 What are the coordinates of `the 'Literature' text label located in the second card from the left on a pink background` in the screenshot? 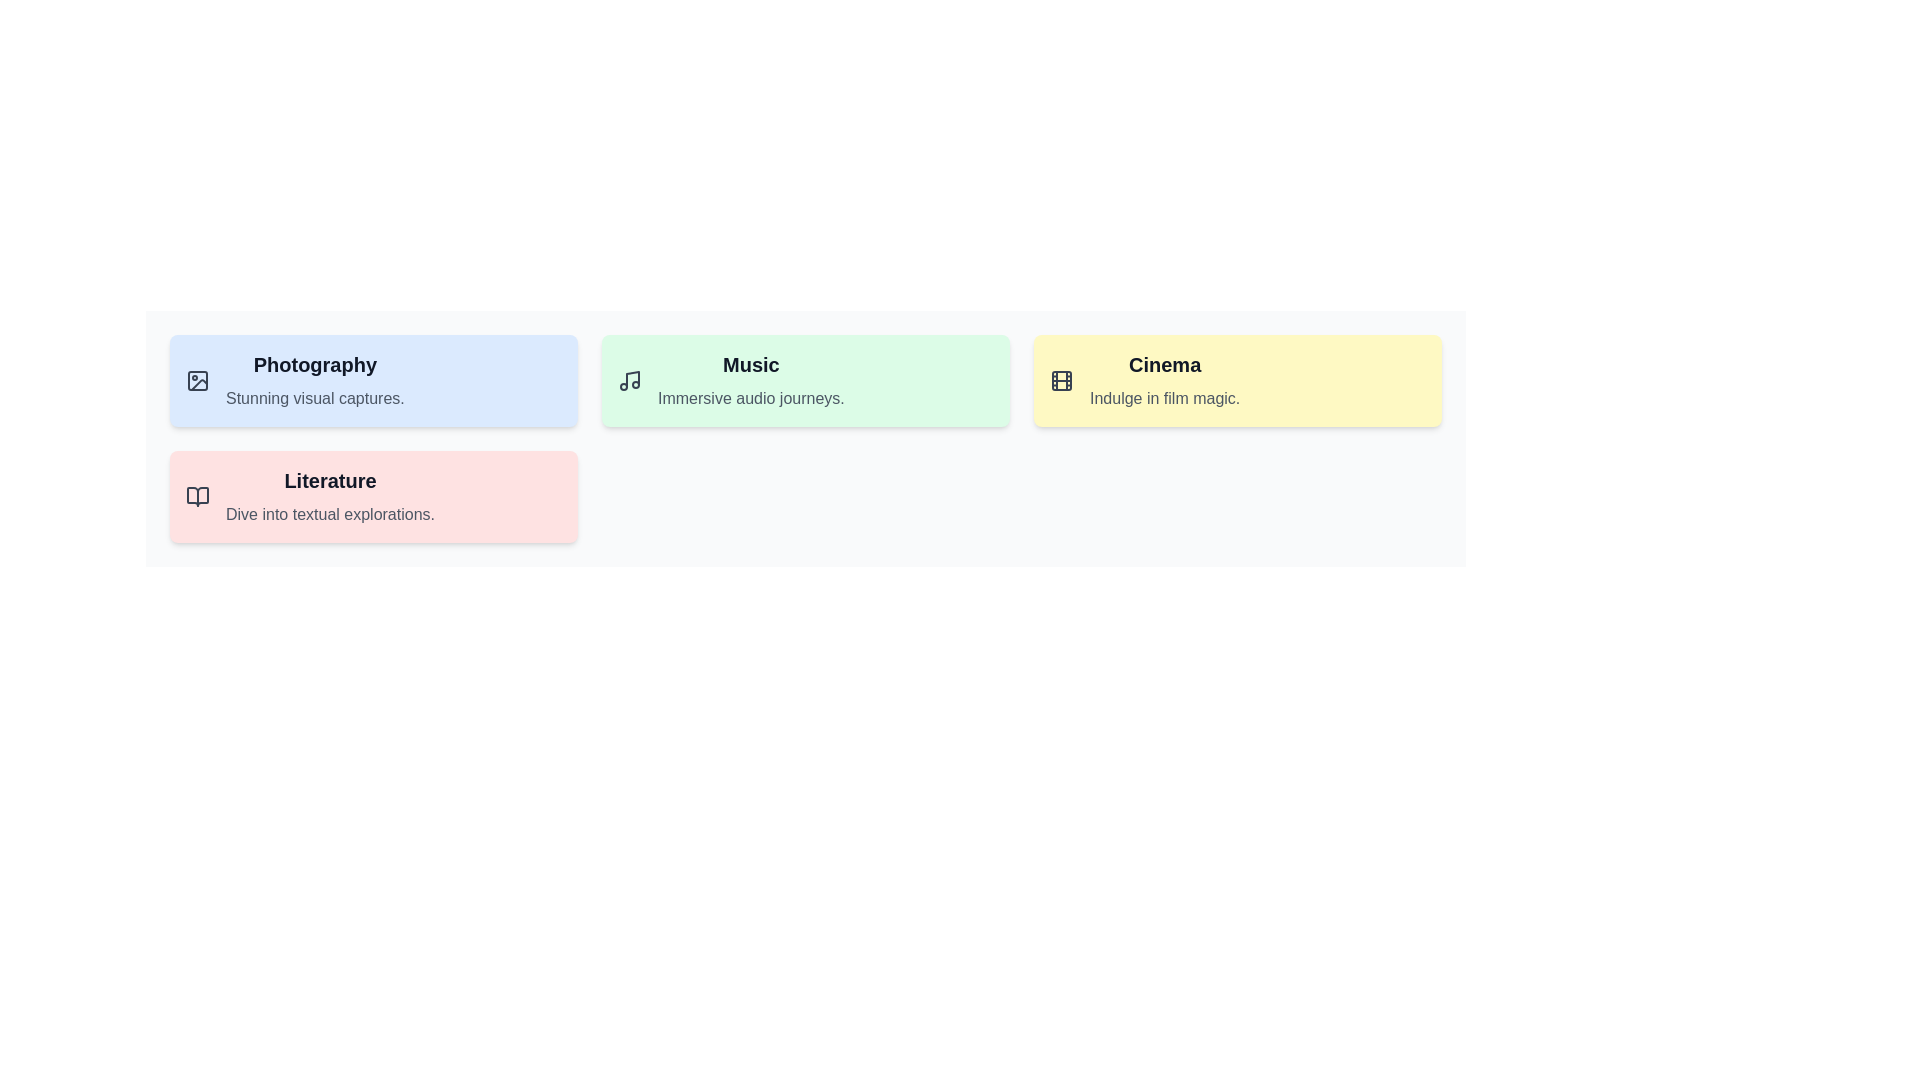 It's located at (330, 496).